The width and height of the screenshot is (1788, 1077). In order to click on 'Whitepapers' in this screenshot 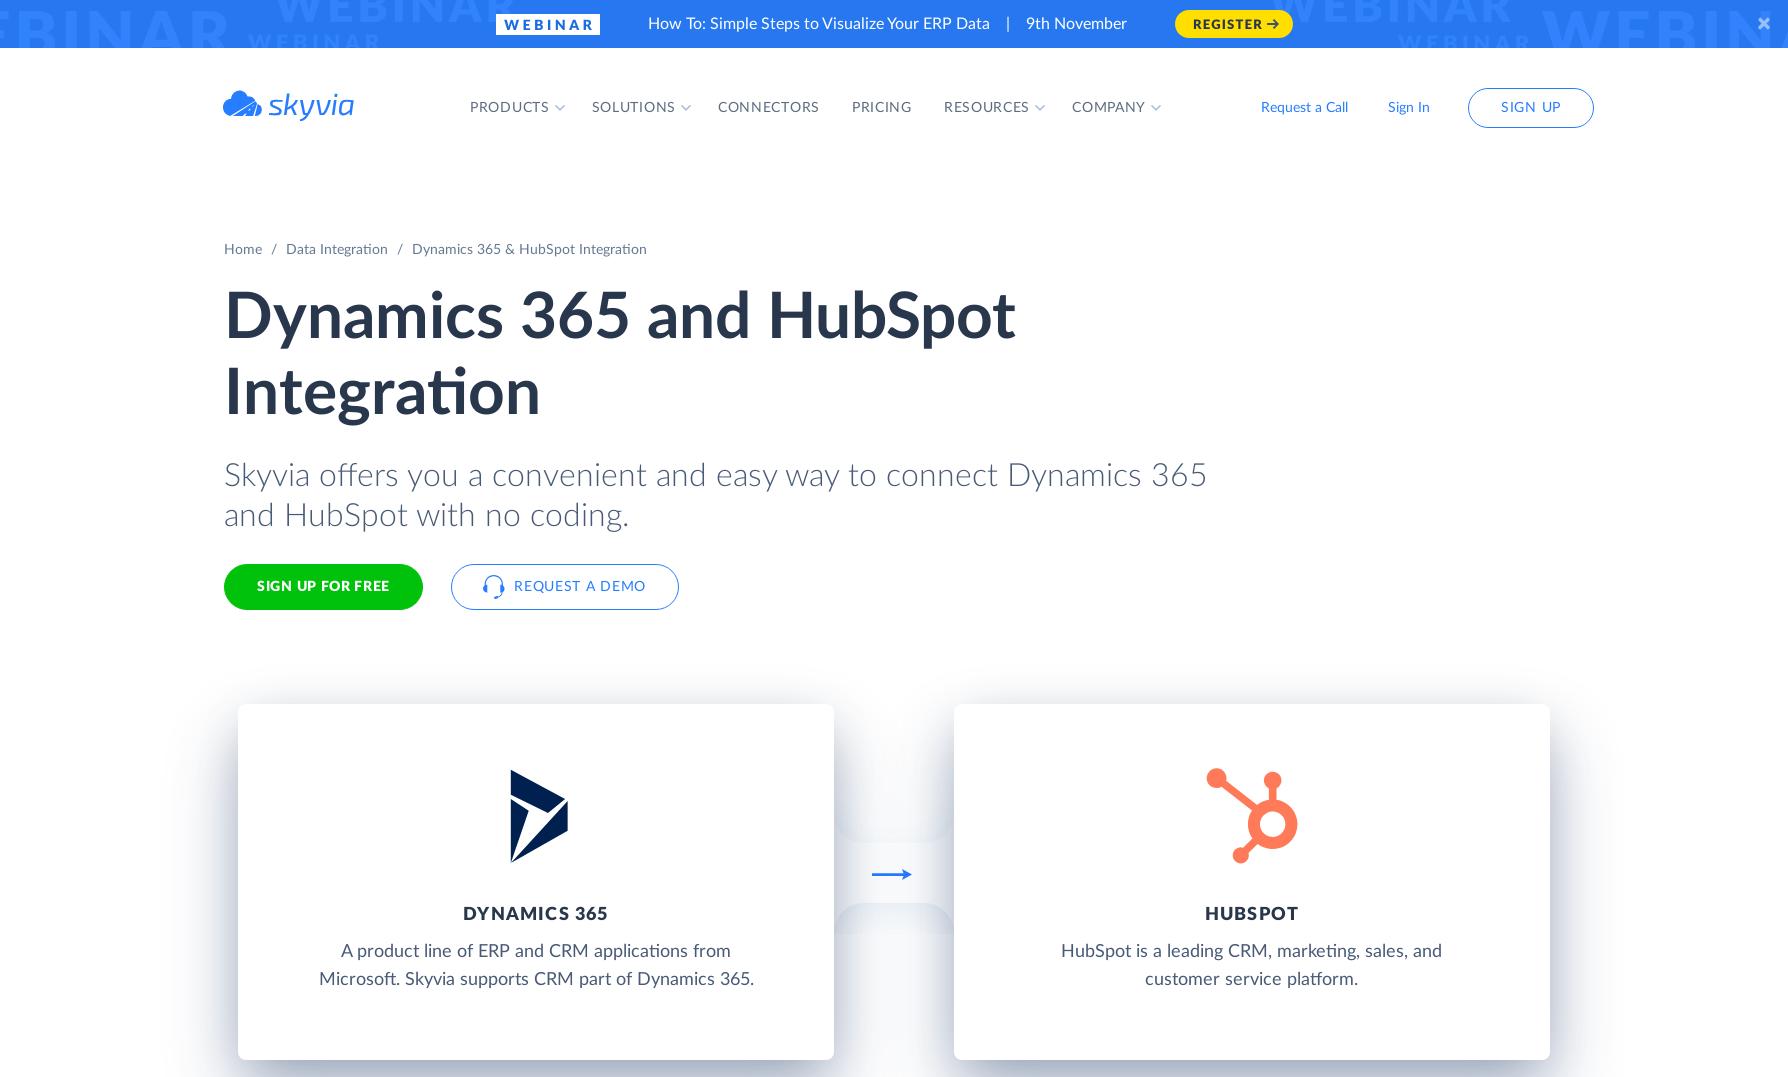, I will do `click(970, 335)`.